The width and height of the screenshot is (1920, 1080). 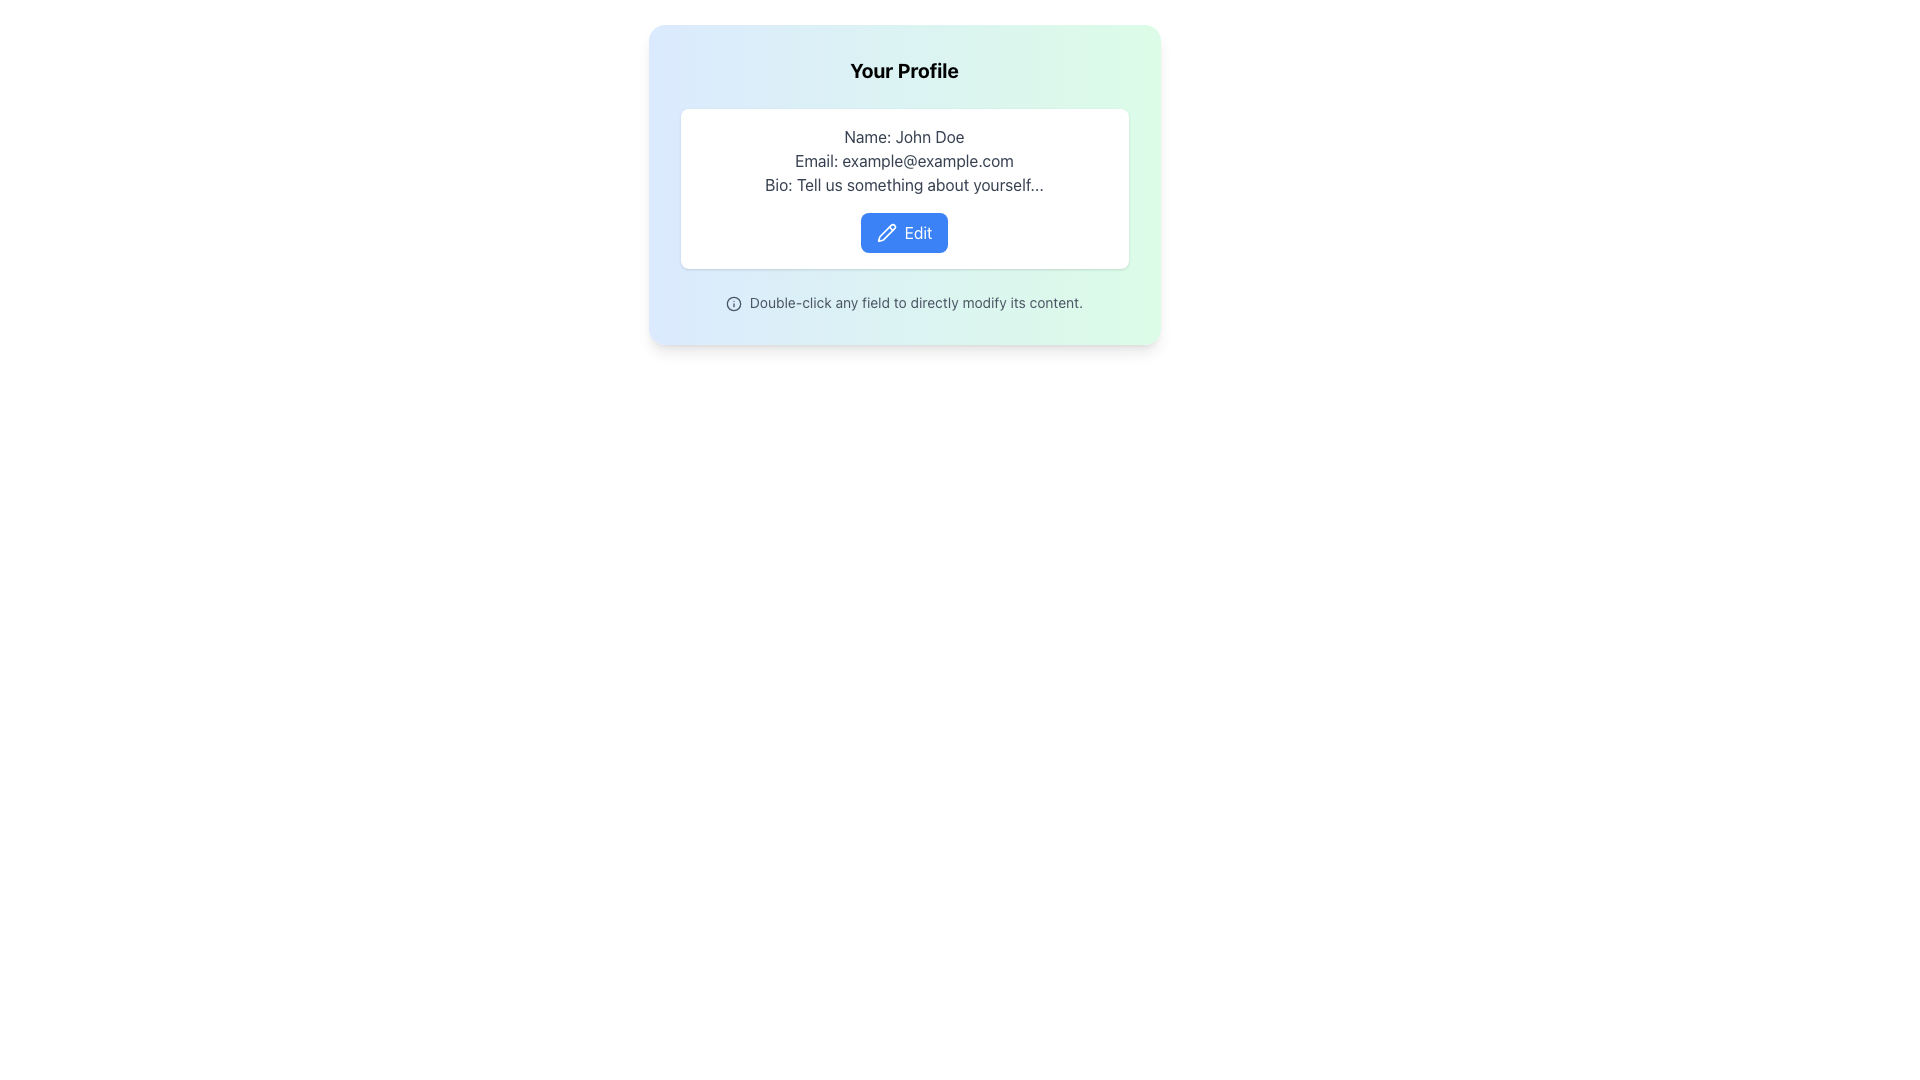 I want to click on the appearance of the pencil icon located to the left of the 'Edit' text in the button on the profile card layout, so click(x=885, y=231).